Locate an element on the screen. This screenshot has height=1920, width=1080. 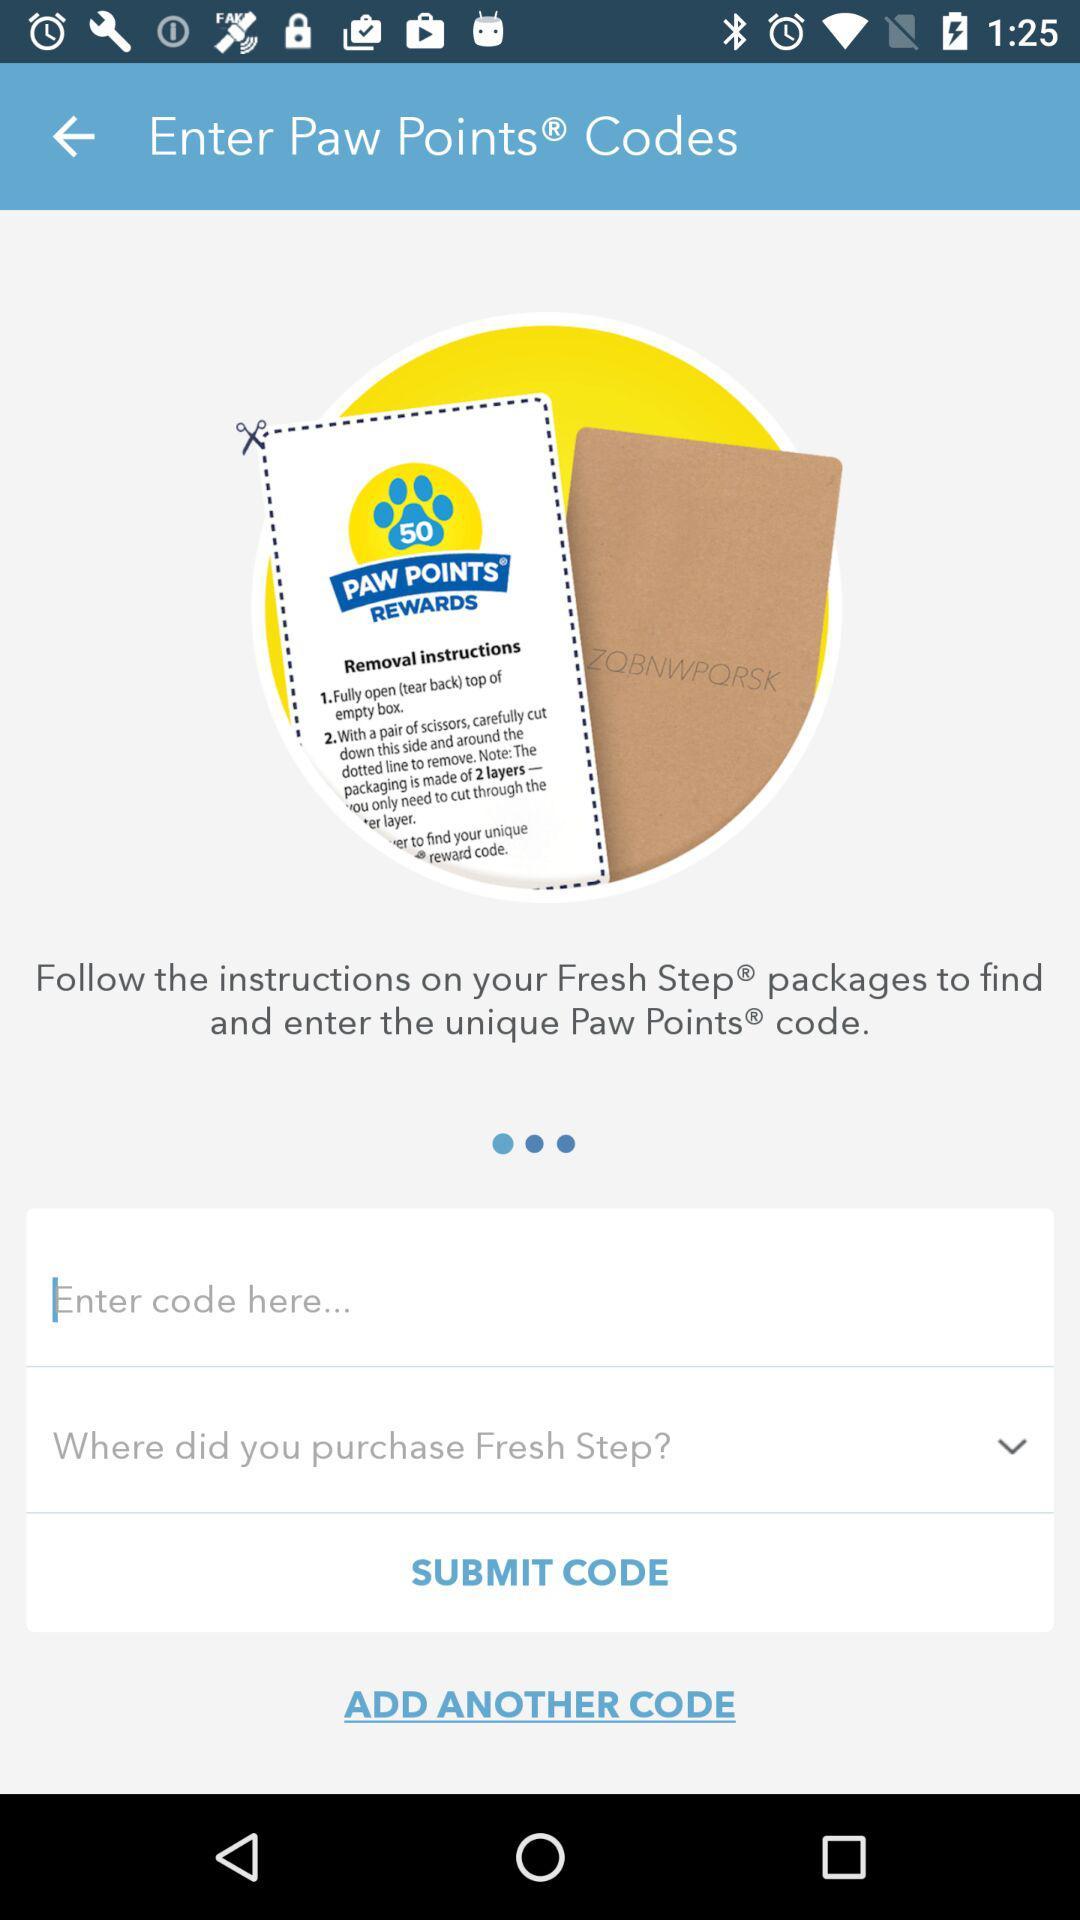
the item below the submit code icon is located at coordinates (540, 1703).